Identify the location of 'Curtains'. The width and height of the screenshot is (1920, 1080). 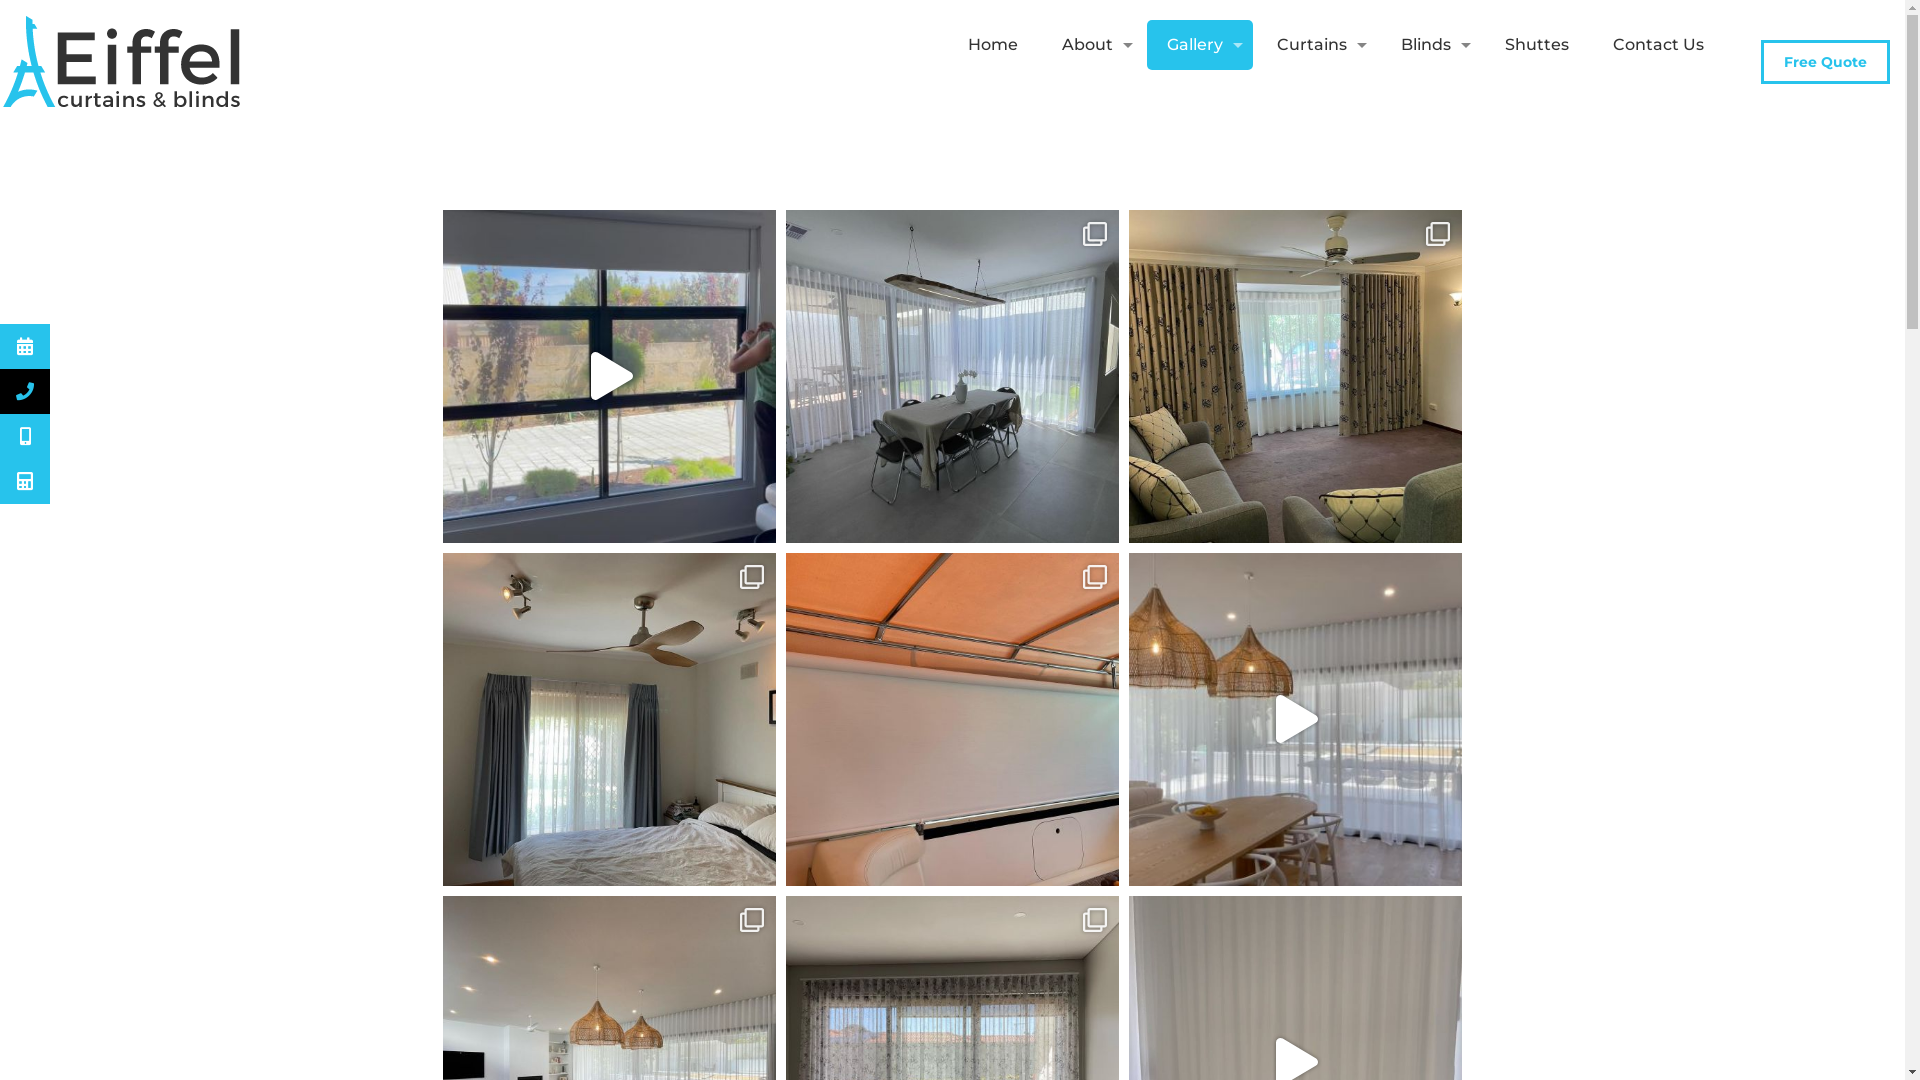
(1316, 45).